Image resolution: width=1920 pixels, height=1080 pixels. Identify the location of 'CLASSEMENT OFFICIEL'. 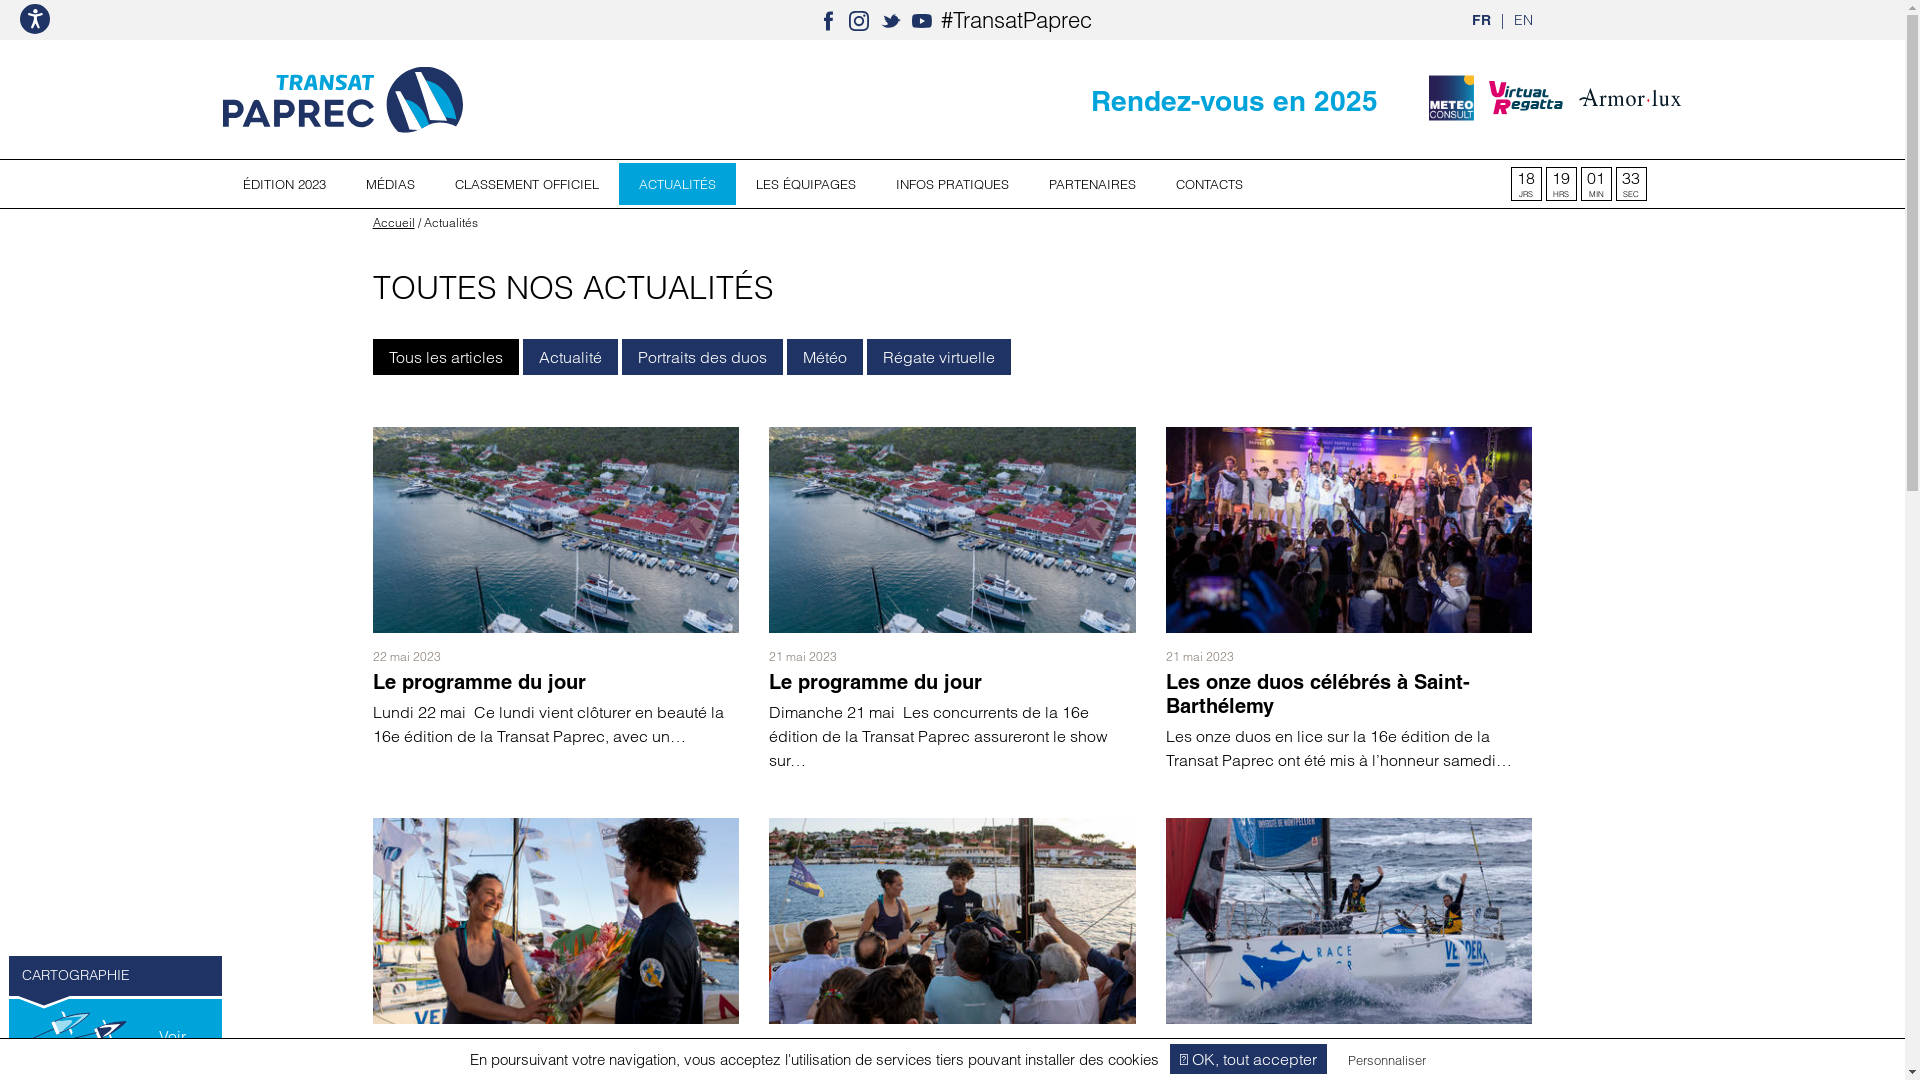
(526, 184).